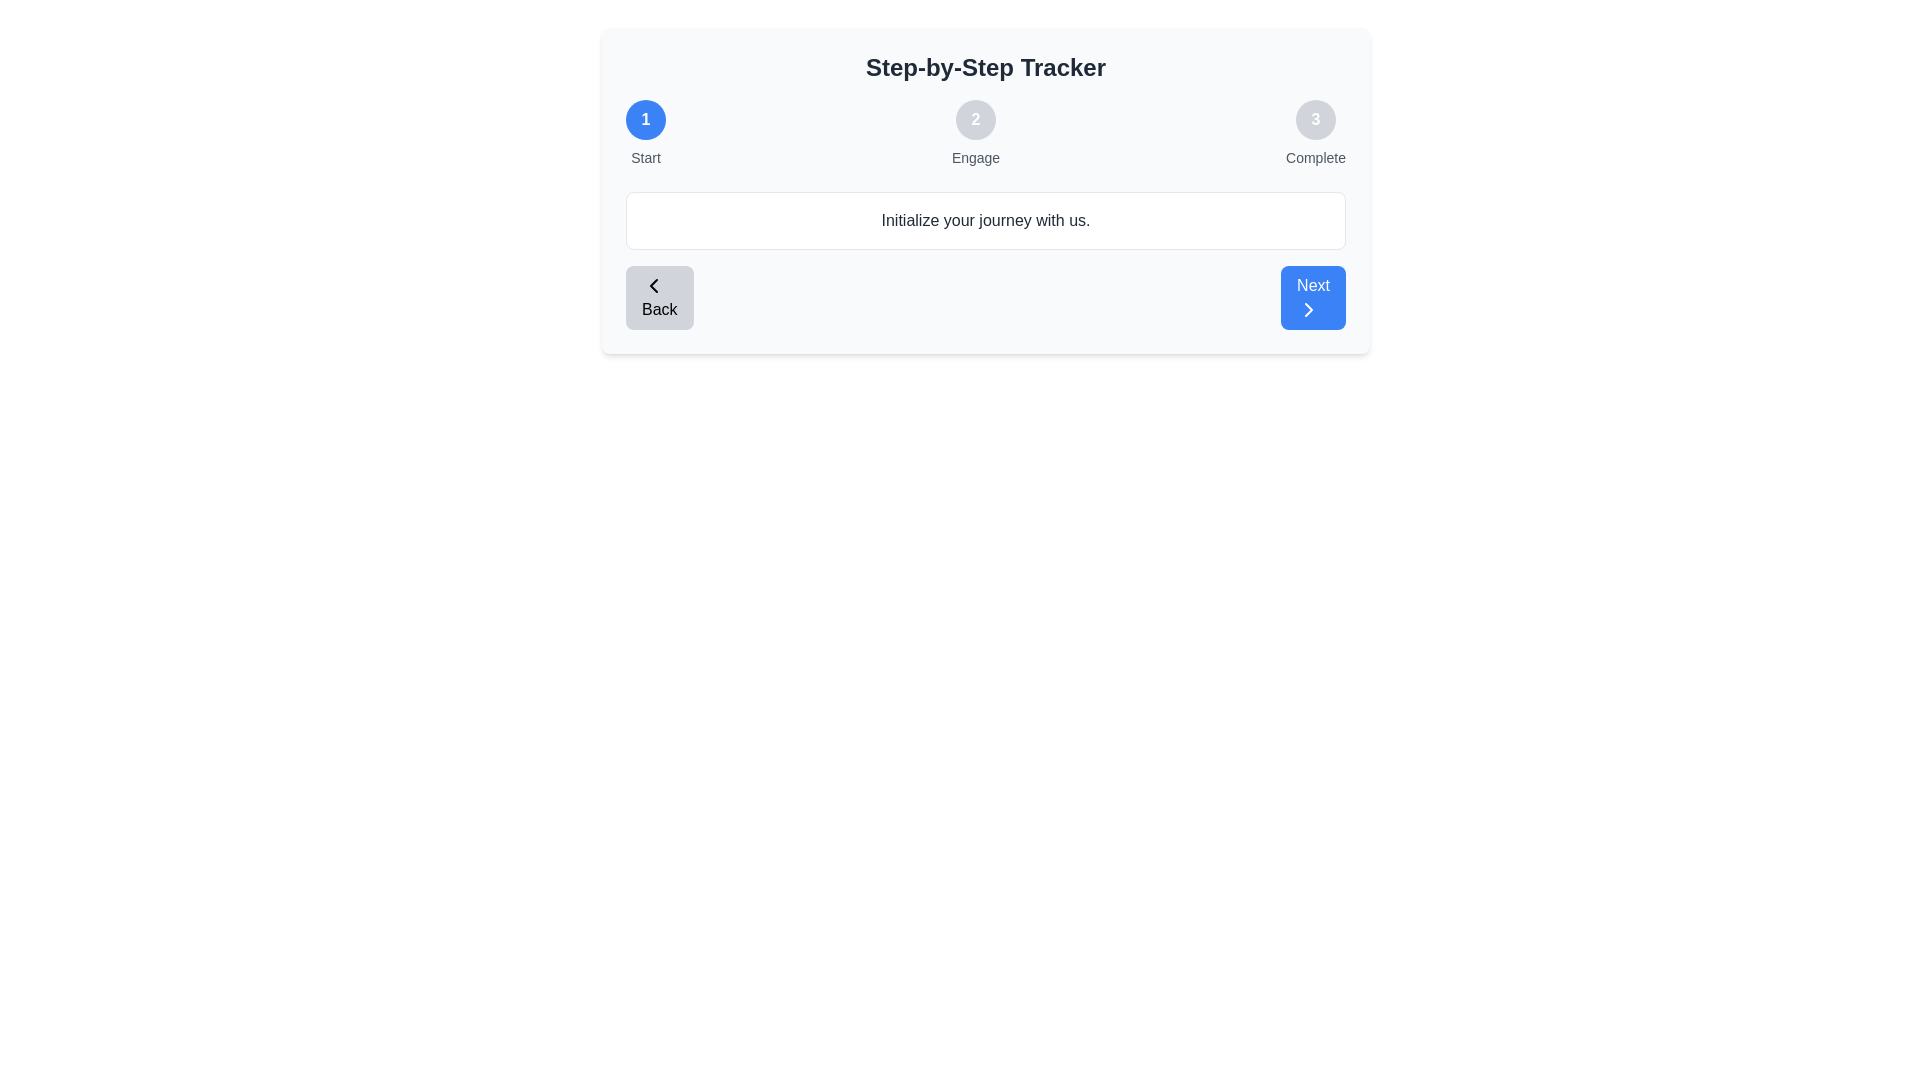 The width and height of the screenshot is (1920, 1080). I want to click on the Circle button with the bold white number '3' centered in it, located at the top of the vertical stack on the far right of the UI layout, so click(1315, 119).